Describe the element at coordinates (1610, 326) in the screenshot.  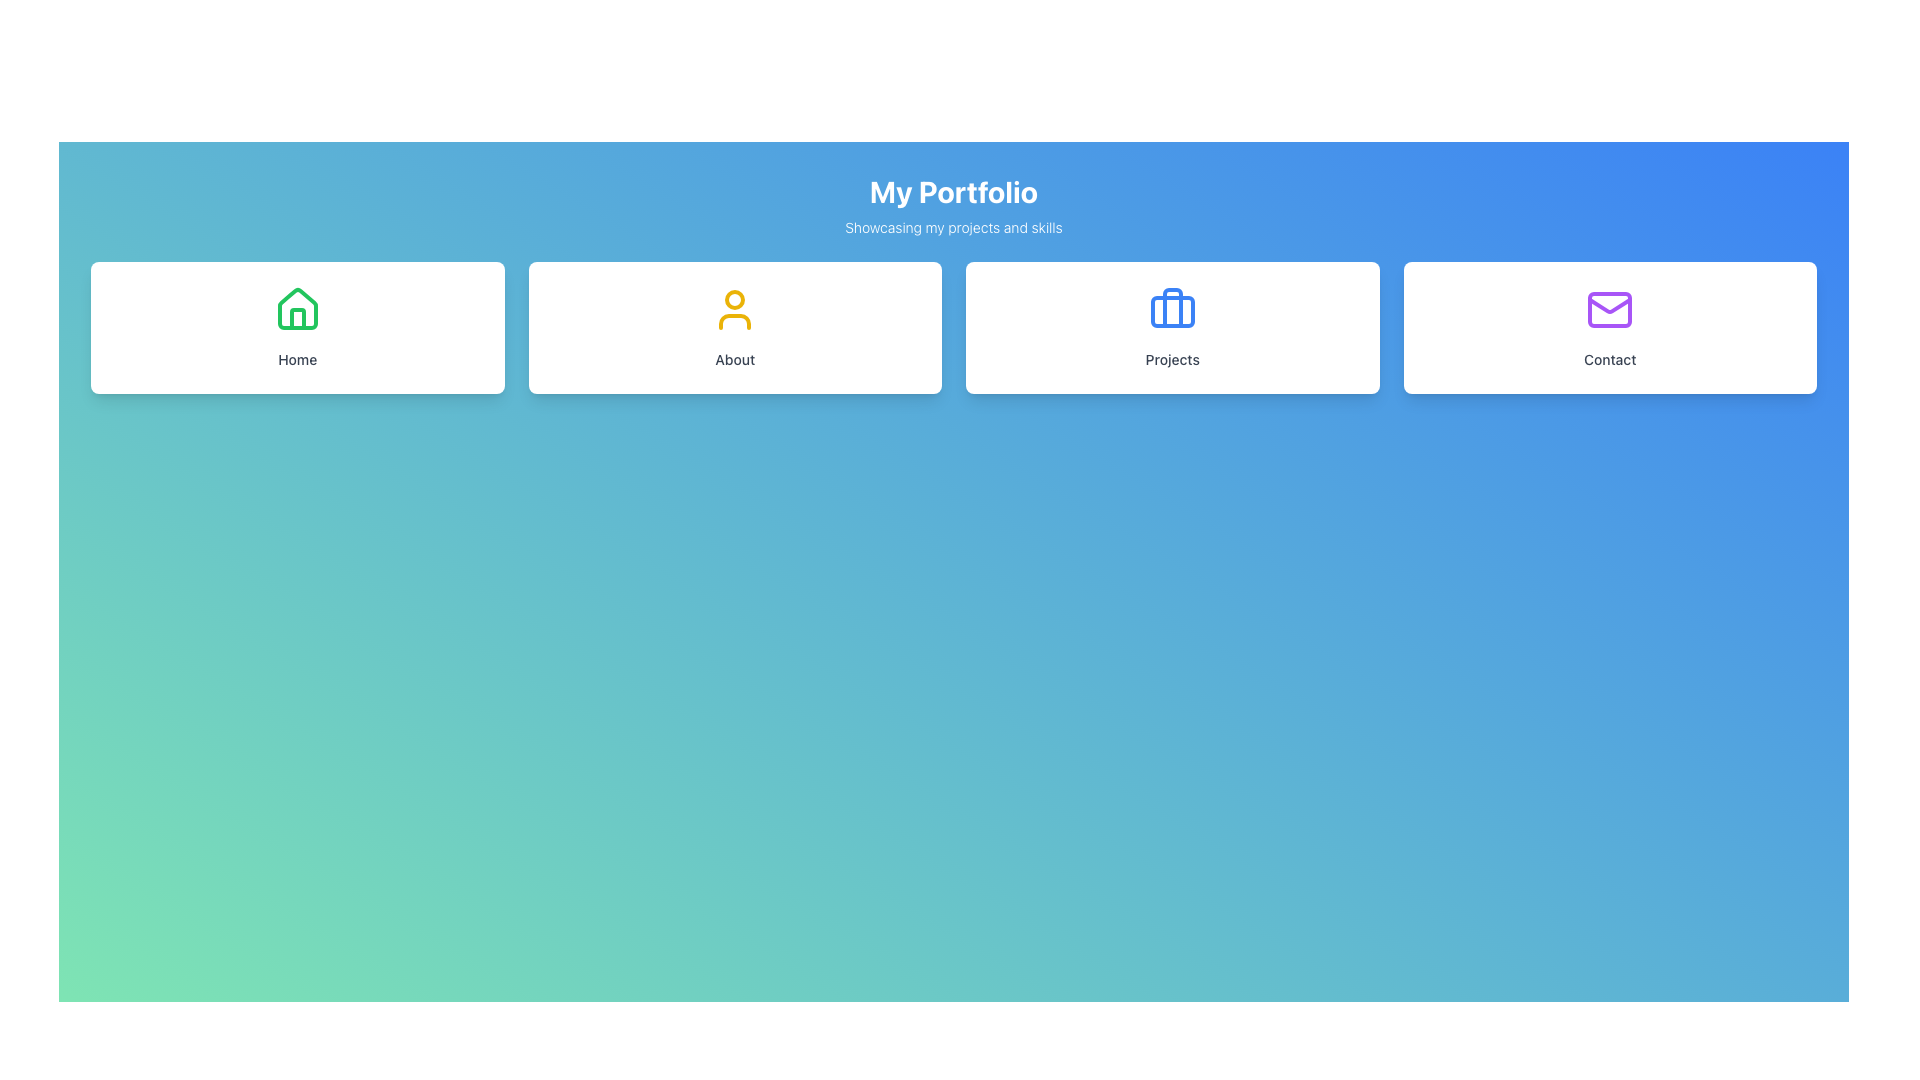
I see `the fourth card in a horizontal grid of four cards, which serves as a Button-like hyperlink to the 'Contact' section of the webpage` at that location.